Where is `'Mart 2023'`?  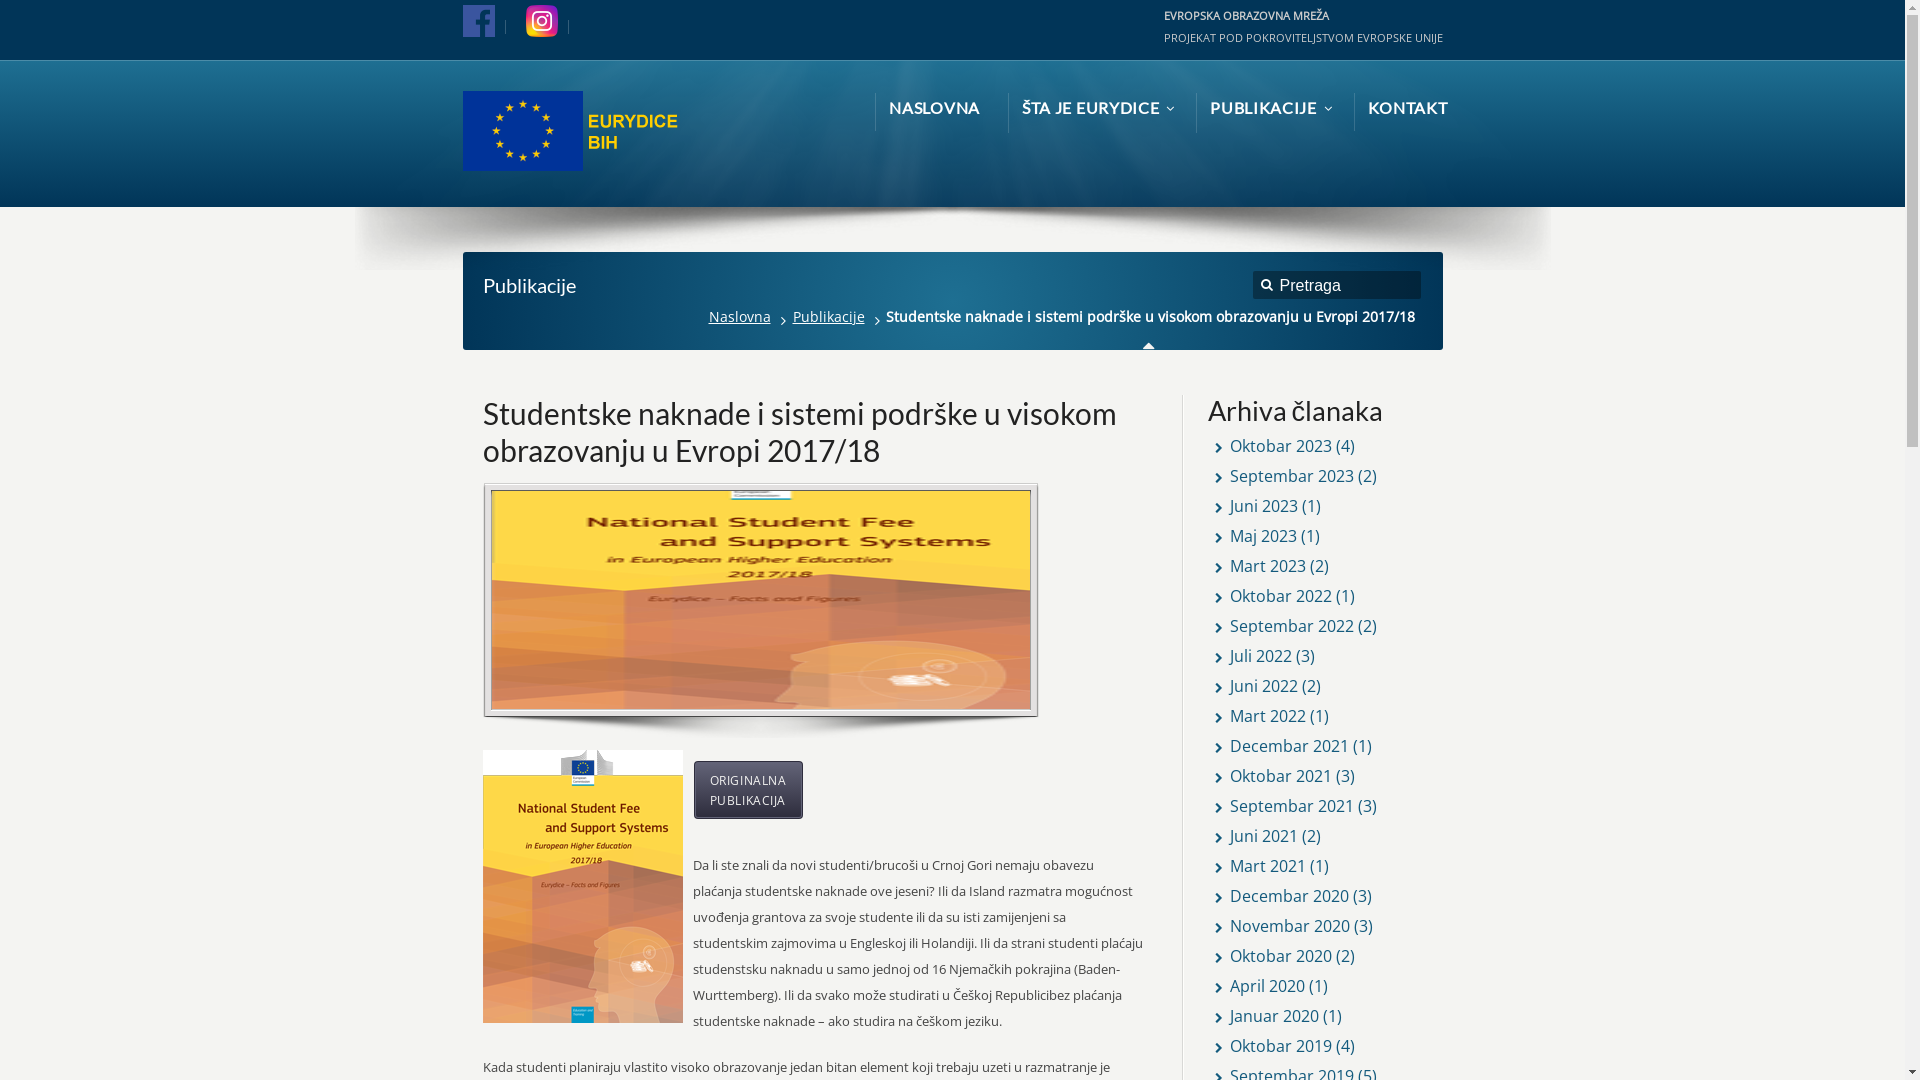 'Mart 2023' is located at coordinates (1266, 566).